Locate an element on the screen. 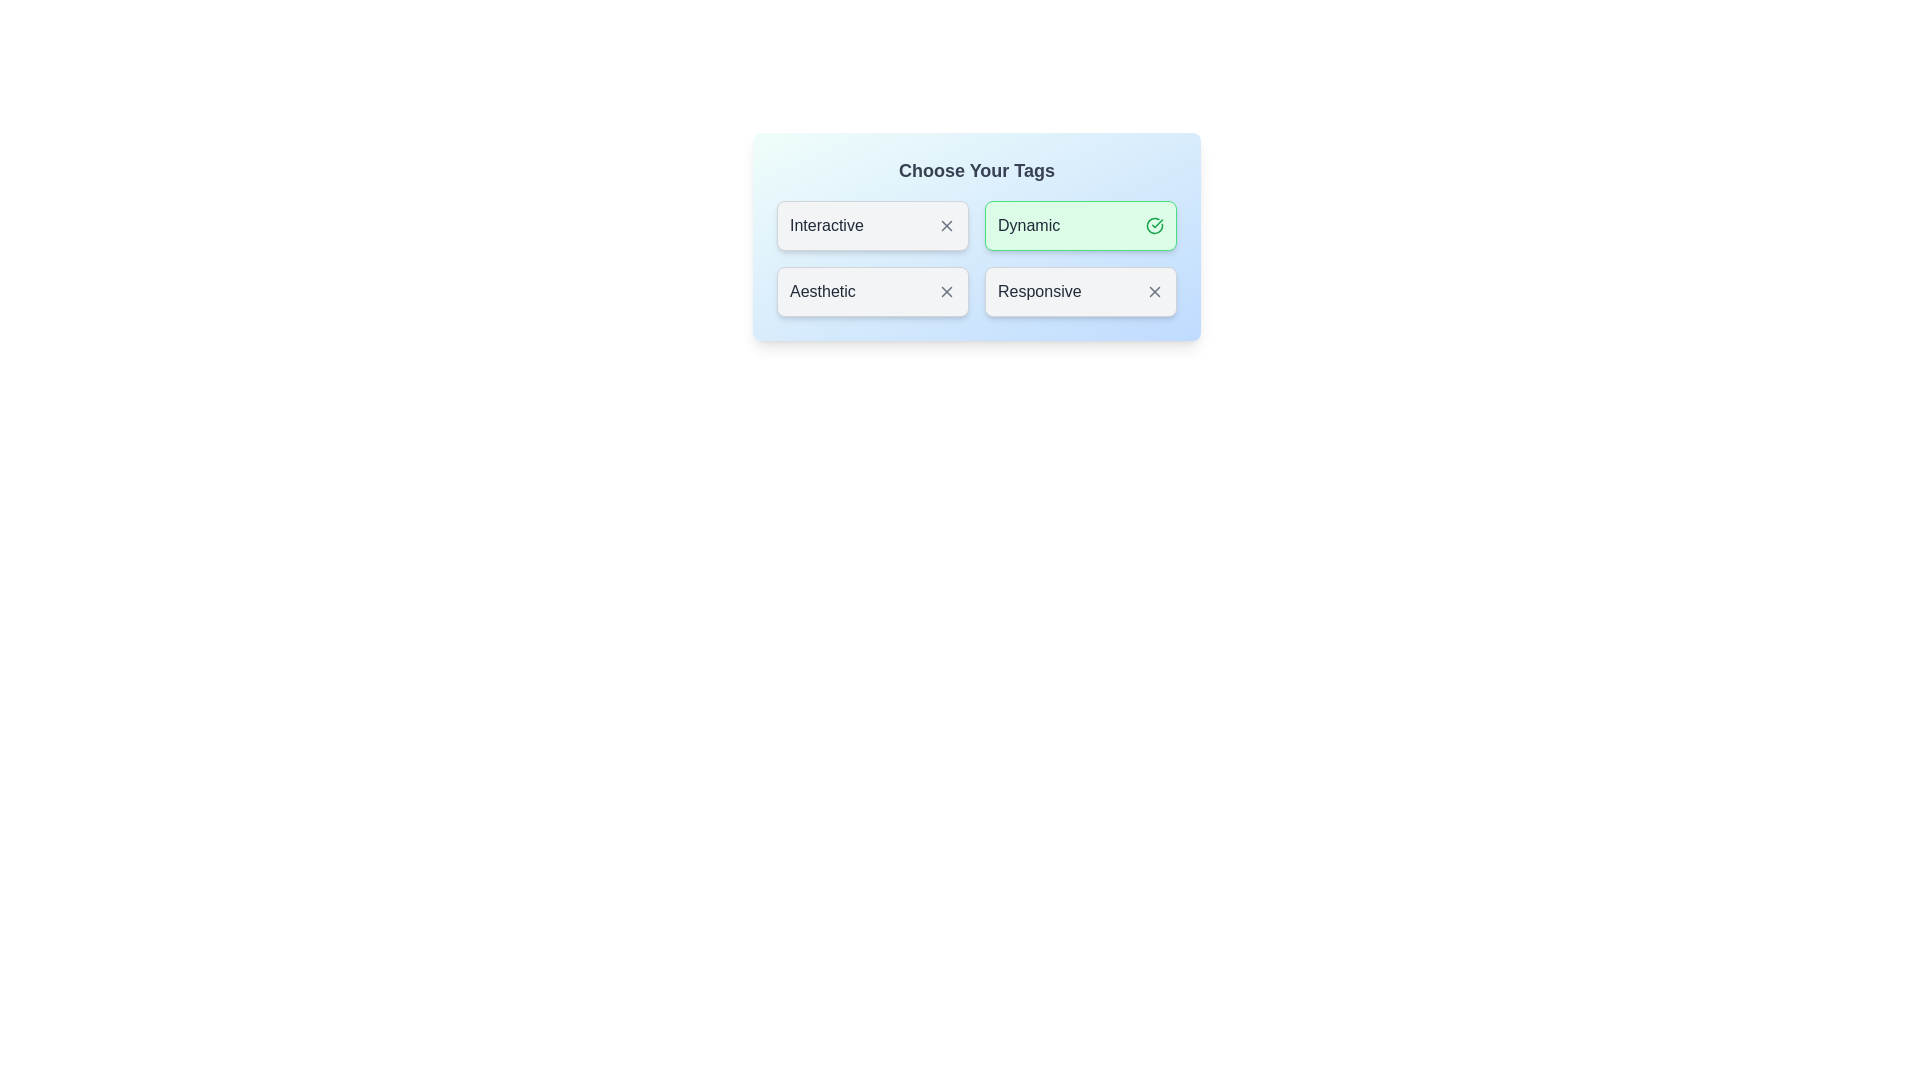 Image resolution: width=1920 pixels, height=1080 pixels. the tag labeled Responsive to observe the scale effect is located at coordinates (1079, 292).